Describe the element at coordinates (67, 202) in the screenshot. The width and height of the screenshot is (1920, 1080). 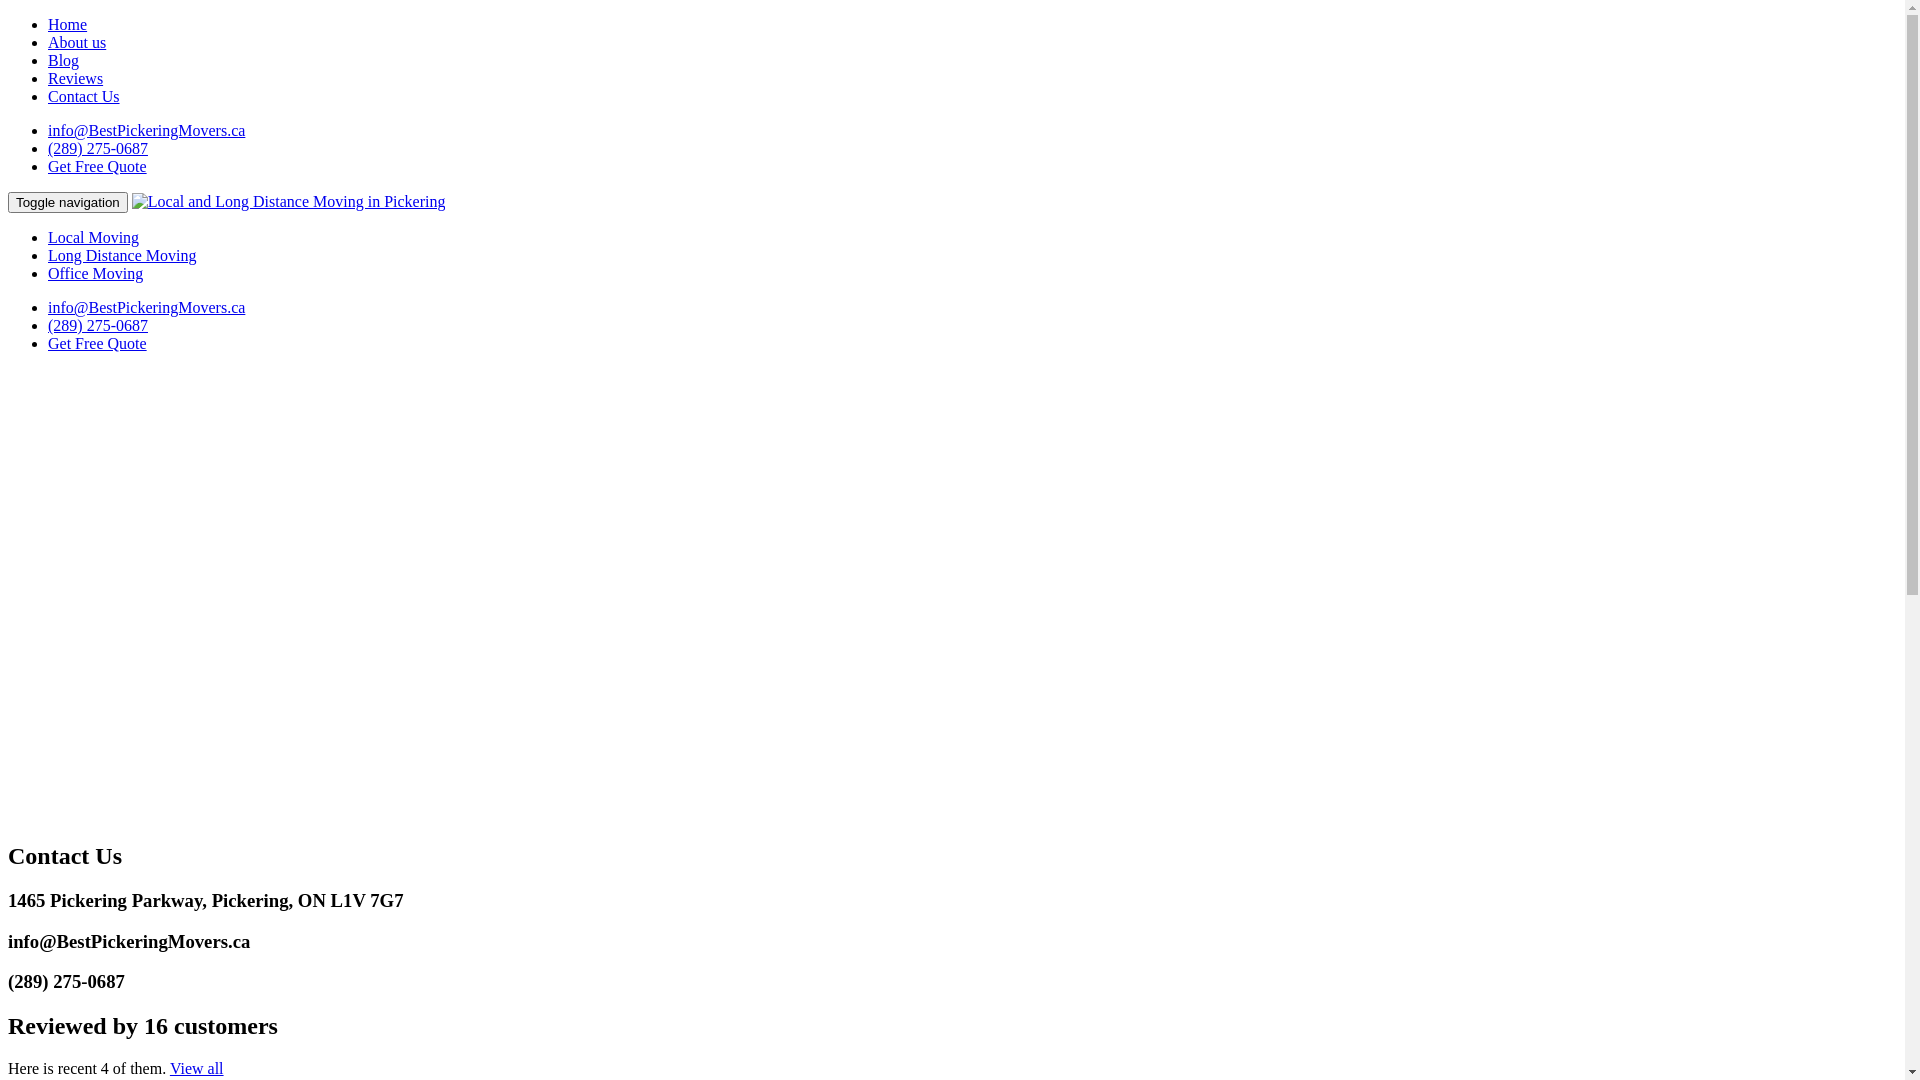
I see `'Toggle navigation'` at that location.